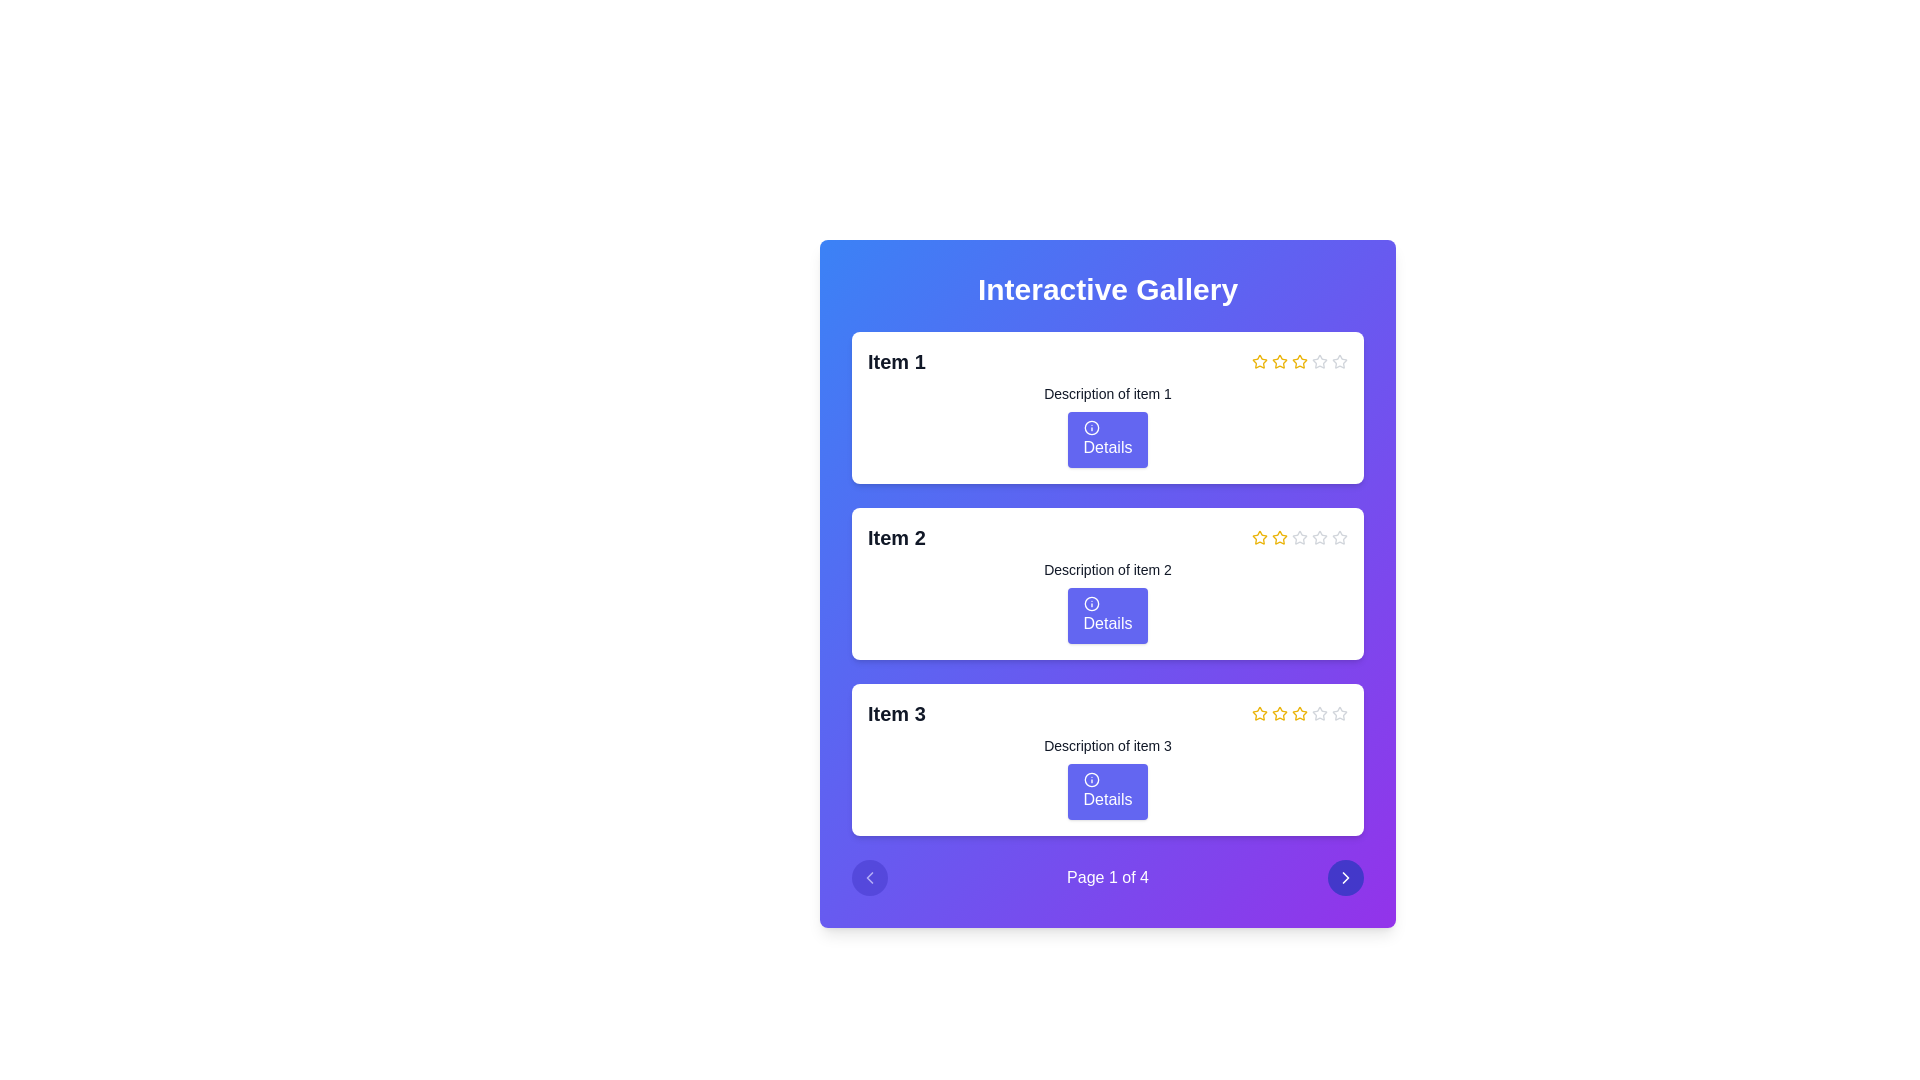  What do you see at coordinates (1258, 361) in the screenshot?
I see `the yellow star rating icon at the top right of the card for 'Item 1'` at bounding box center [1258, 361].